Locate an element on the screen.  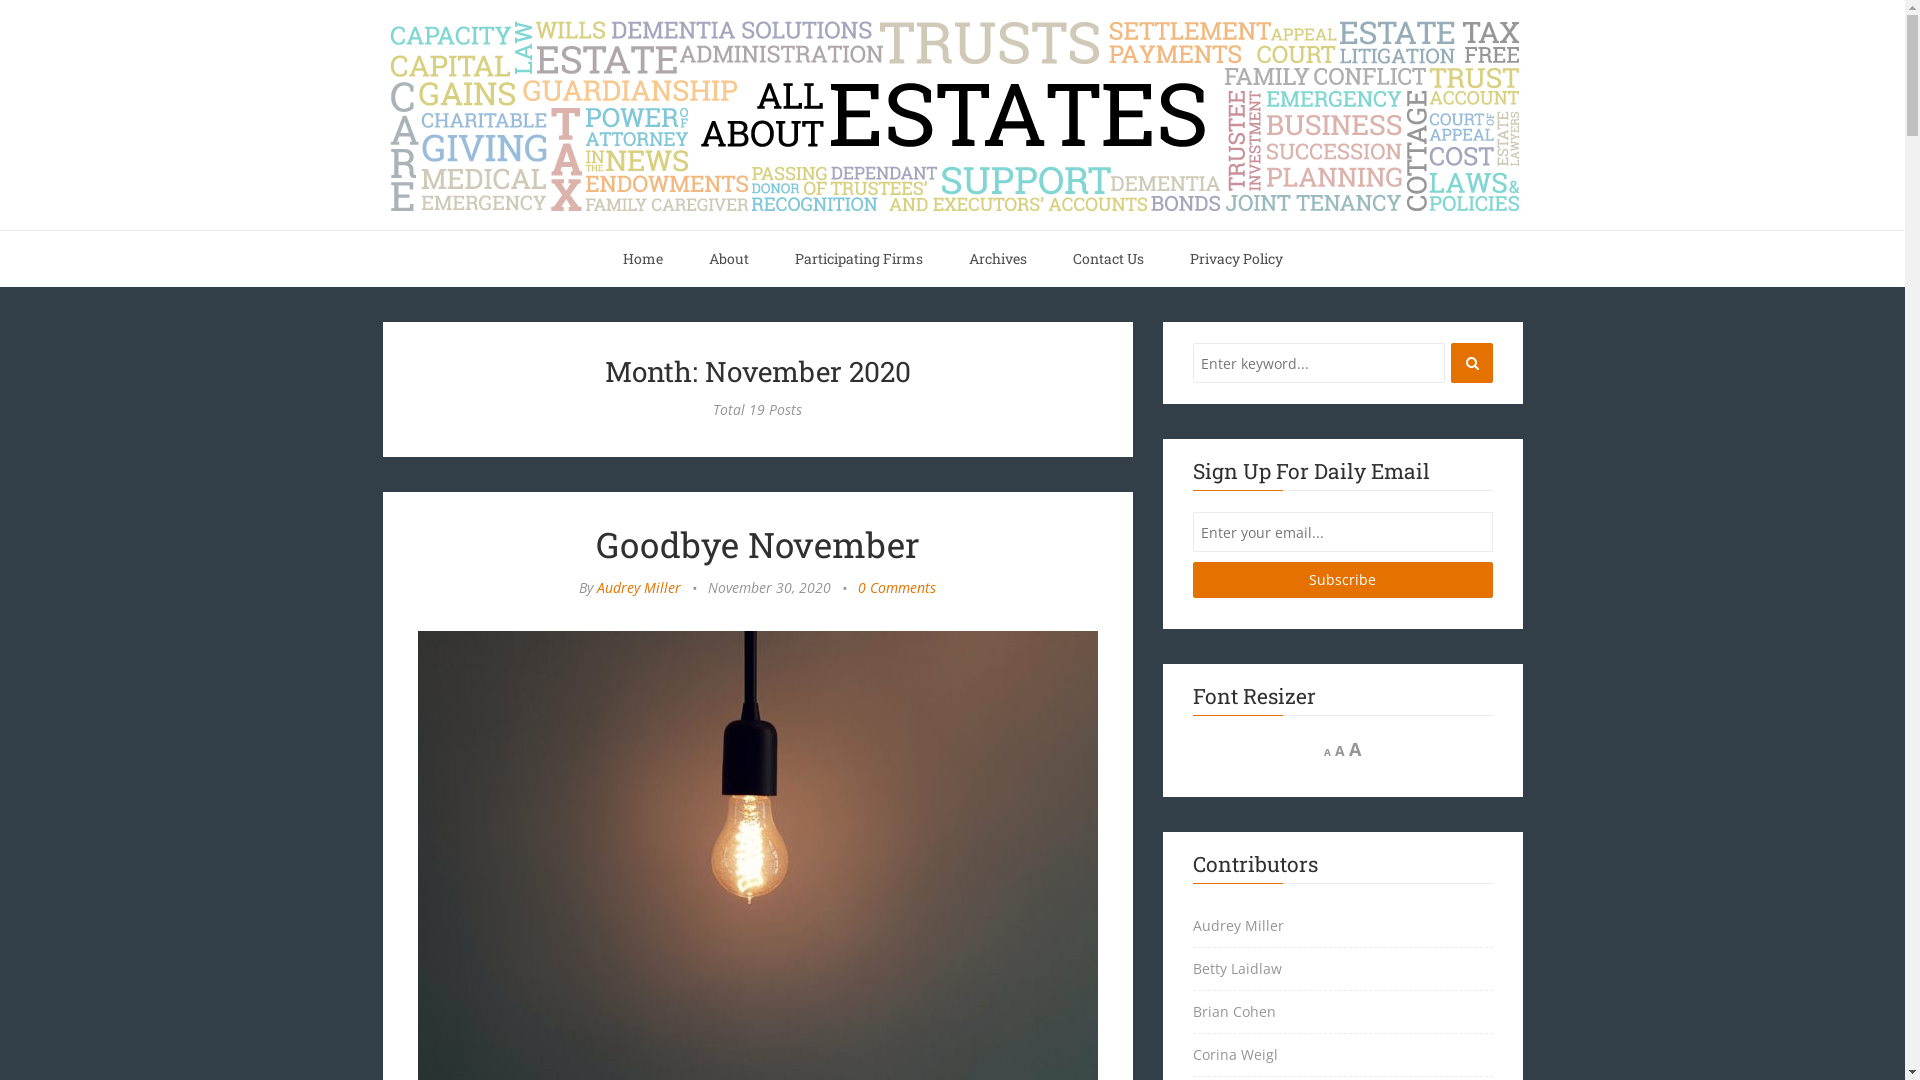
'A' is located at coordinates (1327, 752).